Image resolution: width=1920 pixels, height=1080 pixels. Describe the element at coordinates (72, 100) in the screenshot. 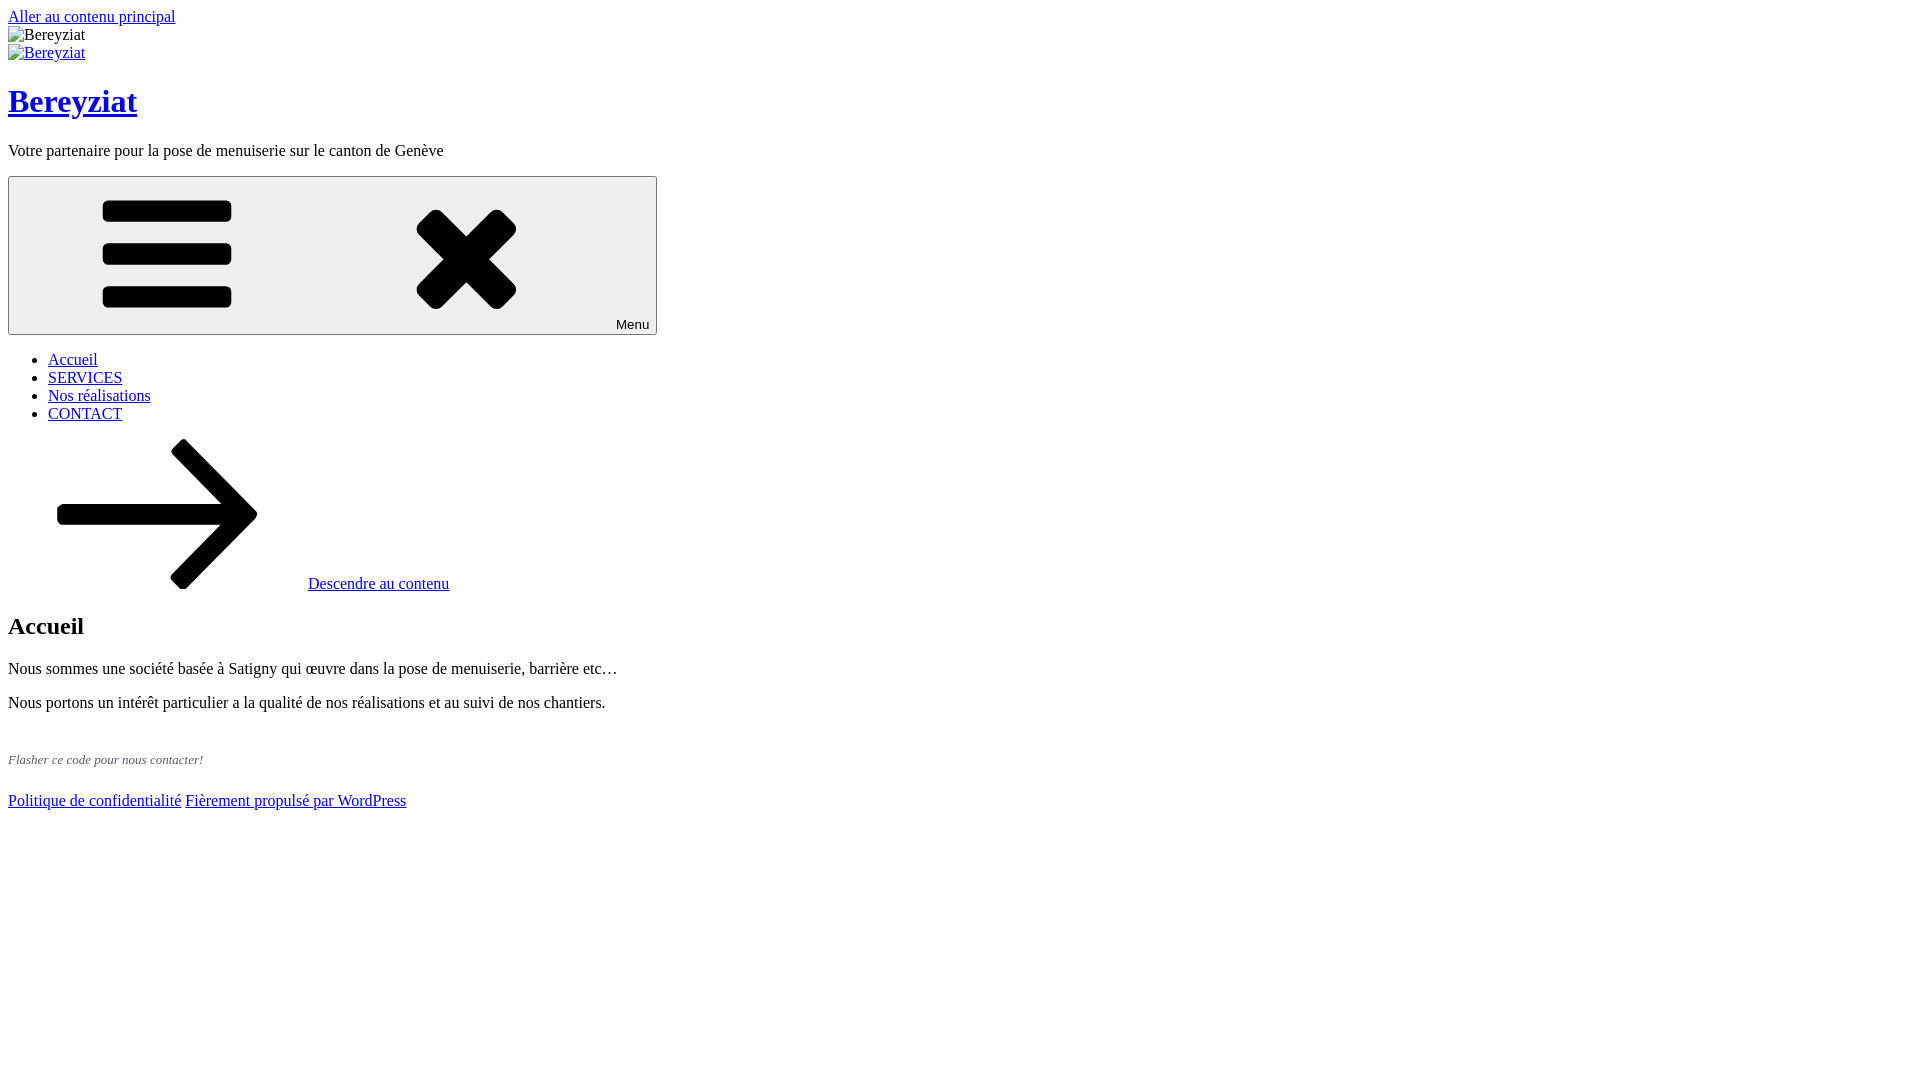

I see `'Bereyziat'` at that location.